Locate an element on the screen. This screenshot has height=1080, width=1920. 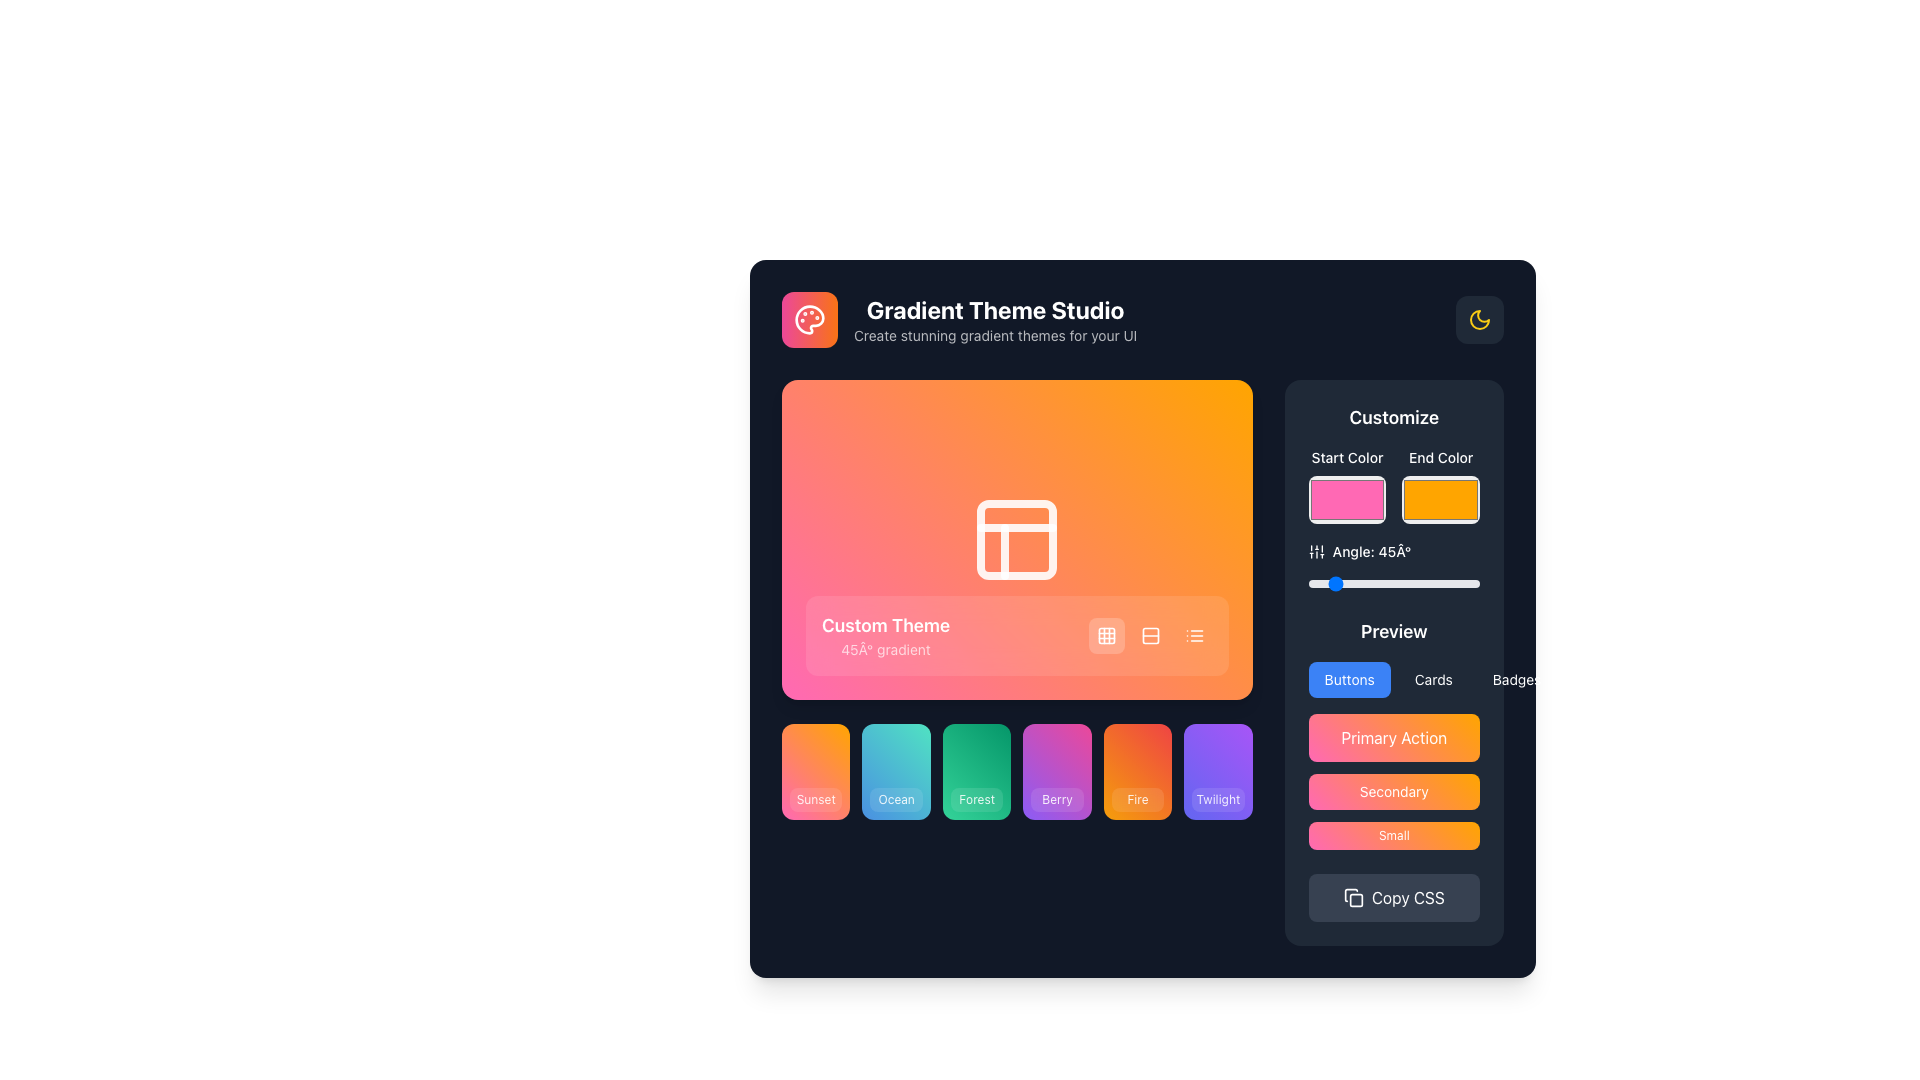
the 'Copy CSS' button located at the bottom of the 'Customize' section is located at coordinates (1393, 897).